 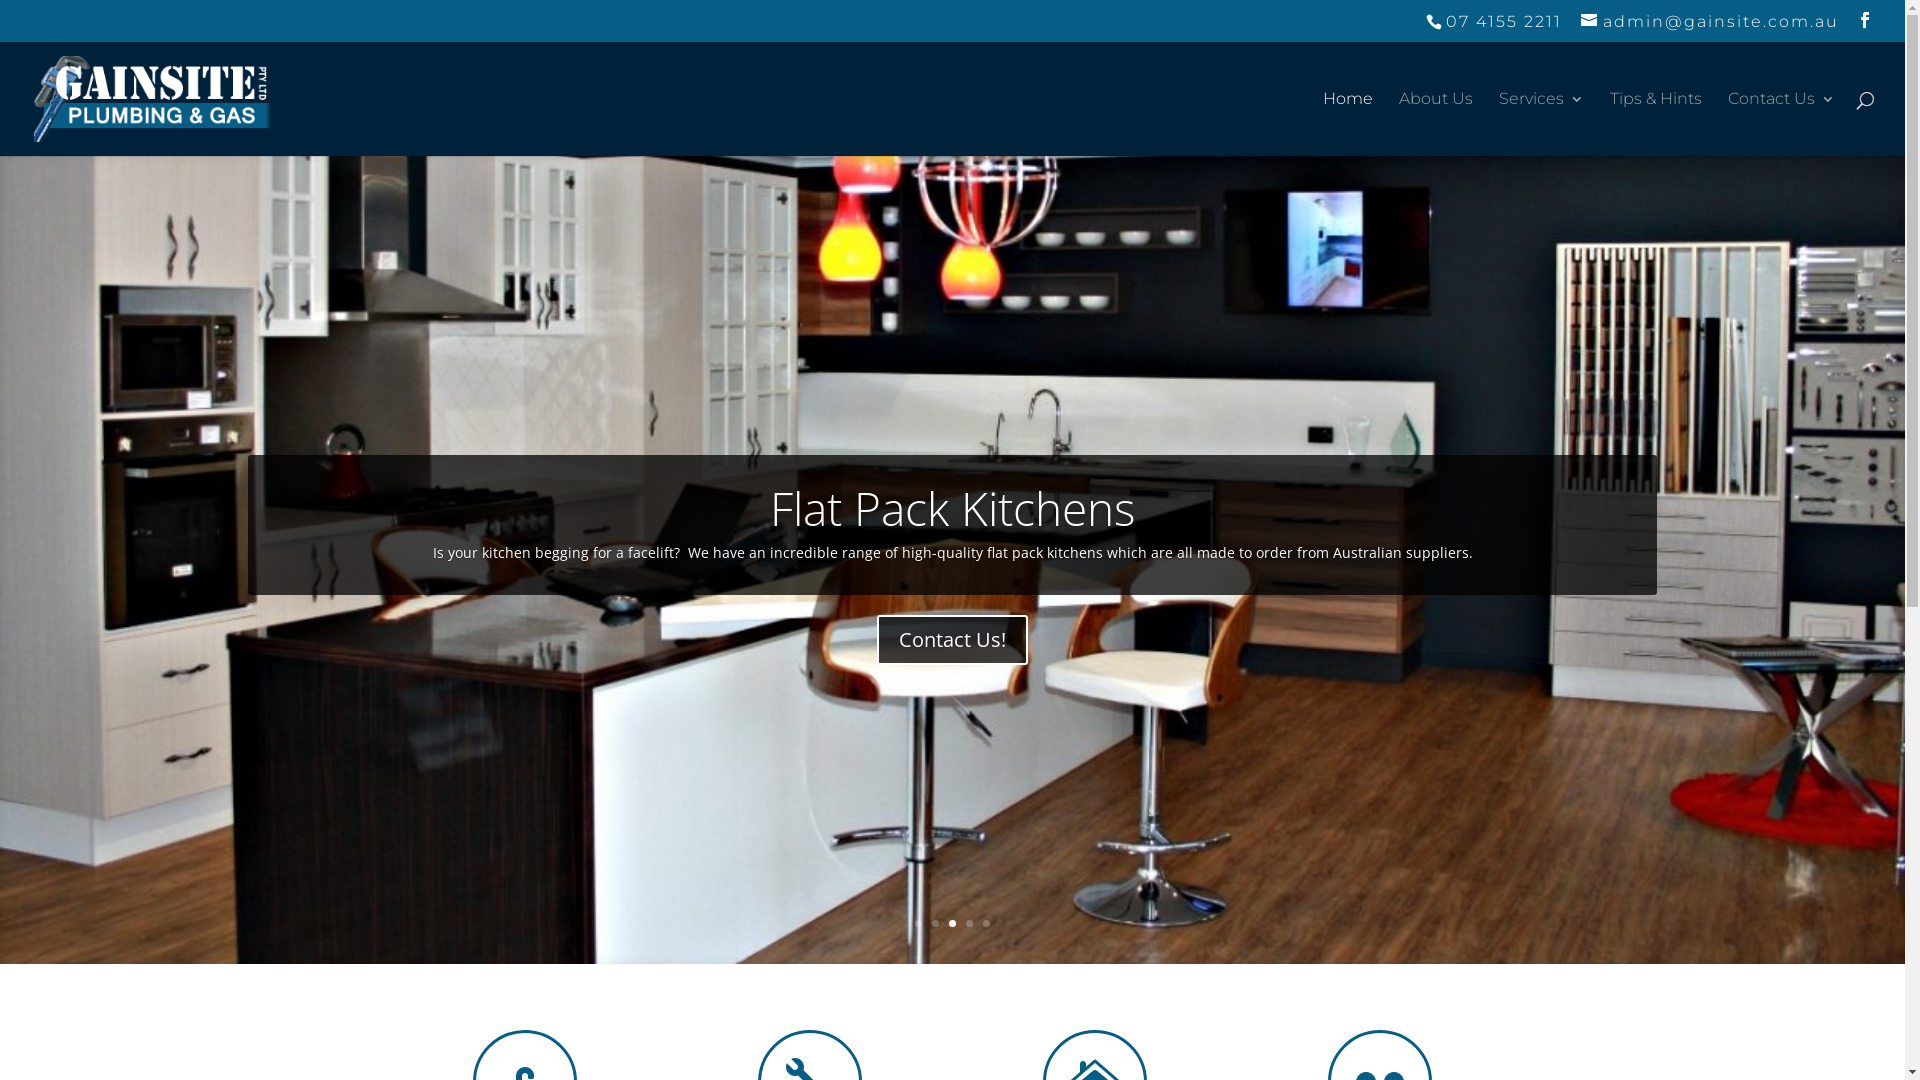 I want to click on 'Contact Us', so click(x=1781, y=123).